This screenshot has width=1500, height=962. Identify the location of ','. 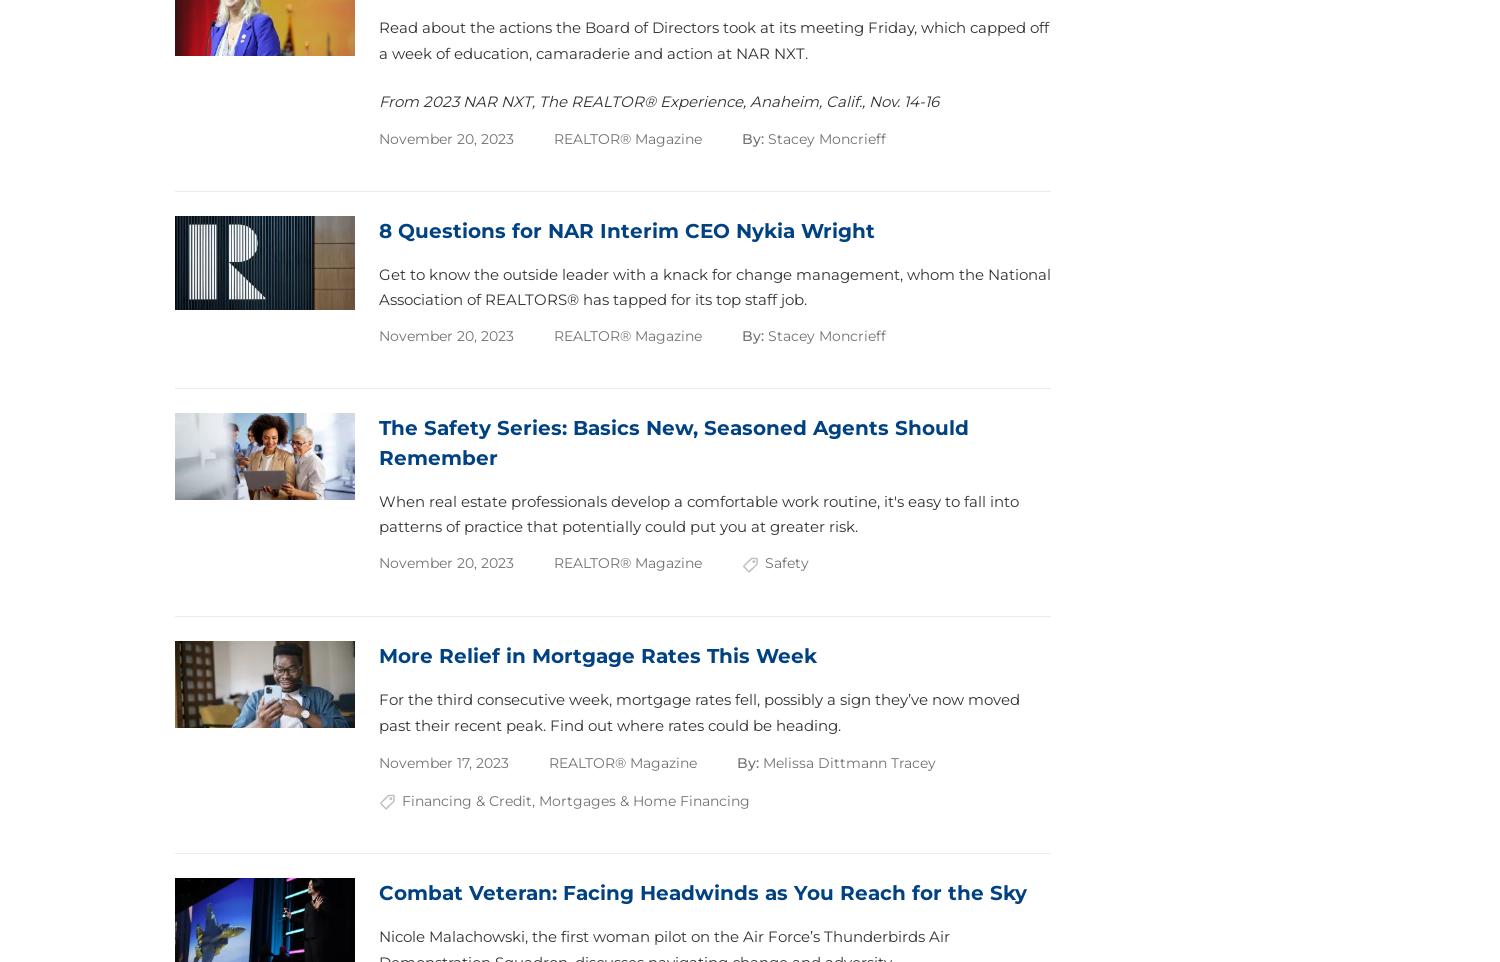
(534, 798).